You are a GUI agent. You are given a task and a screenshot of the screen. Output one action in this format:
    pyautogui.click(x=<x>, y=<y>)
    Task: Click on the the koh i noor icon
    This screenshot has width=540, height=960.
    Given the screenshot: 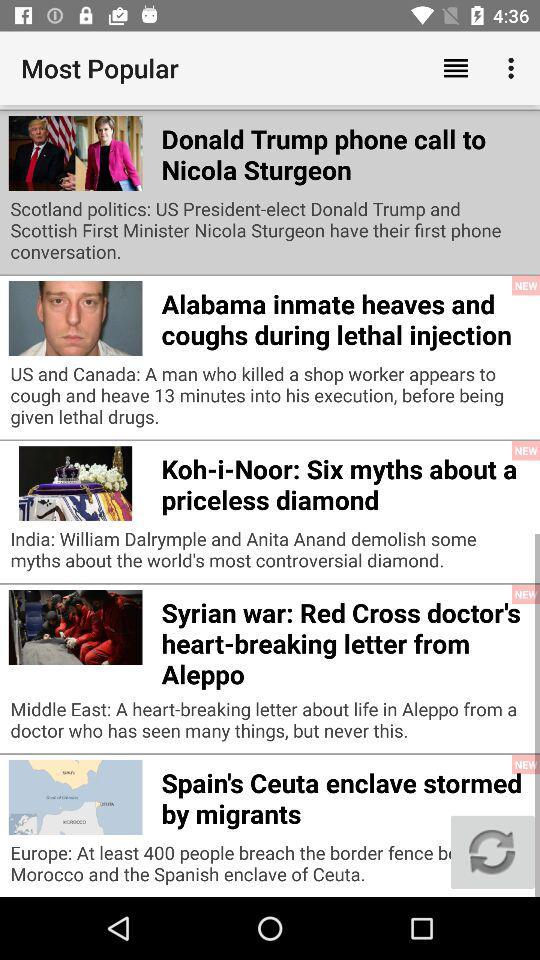 What is the action you would take?
    pyautogui.click(x=344, y=480)
    